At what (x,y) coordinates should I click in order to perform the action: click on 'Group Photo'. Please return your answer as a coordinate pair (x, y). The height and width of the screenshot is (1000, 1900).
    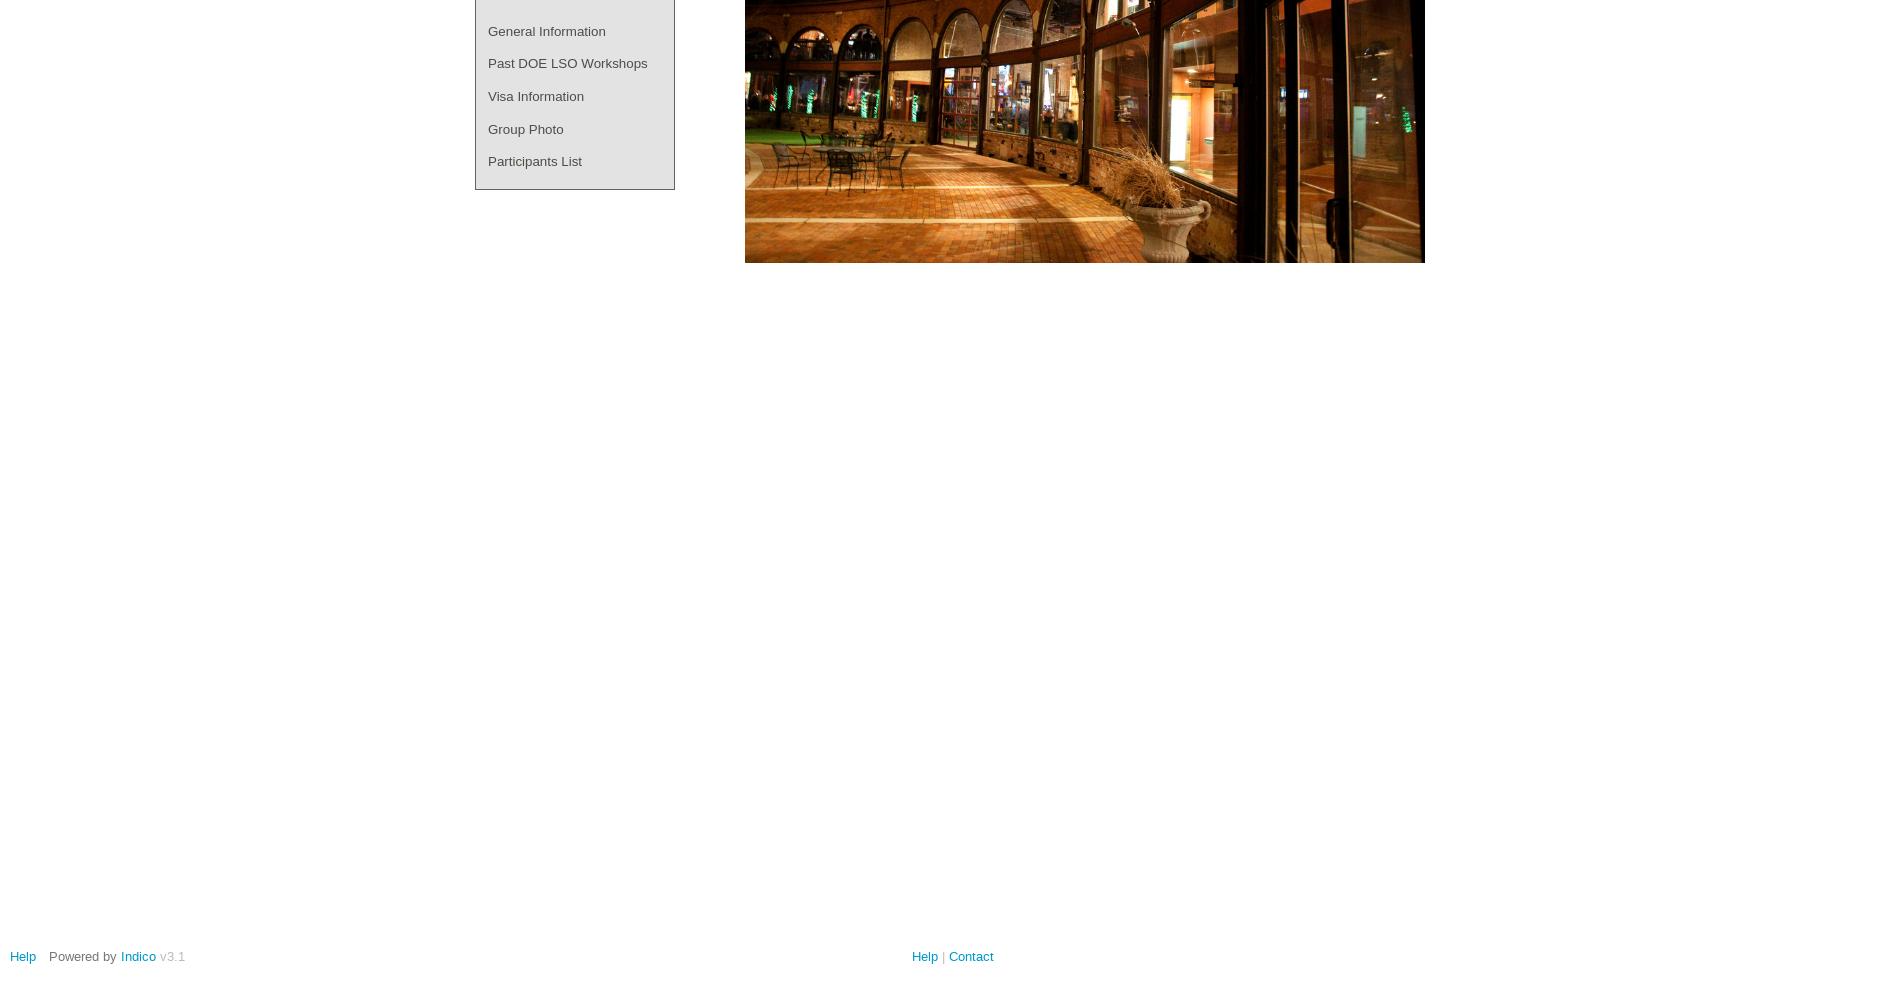
    Looking at the image, I should click on (525, 128).